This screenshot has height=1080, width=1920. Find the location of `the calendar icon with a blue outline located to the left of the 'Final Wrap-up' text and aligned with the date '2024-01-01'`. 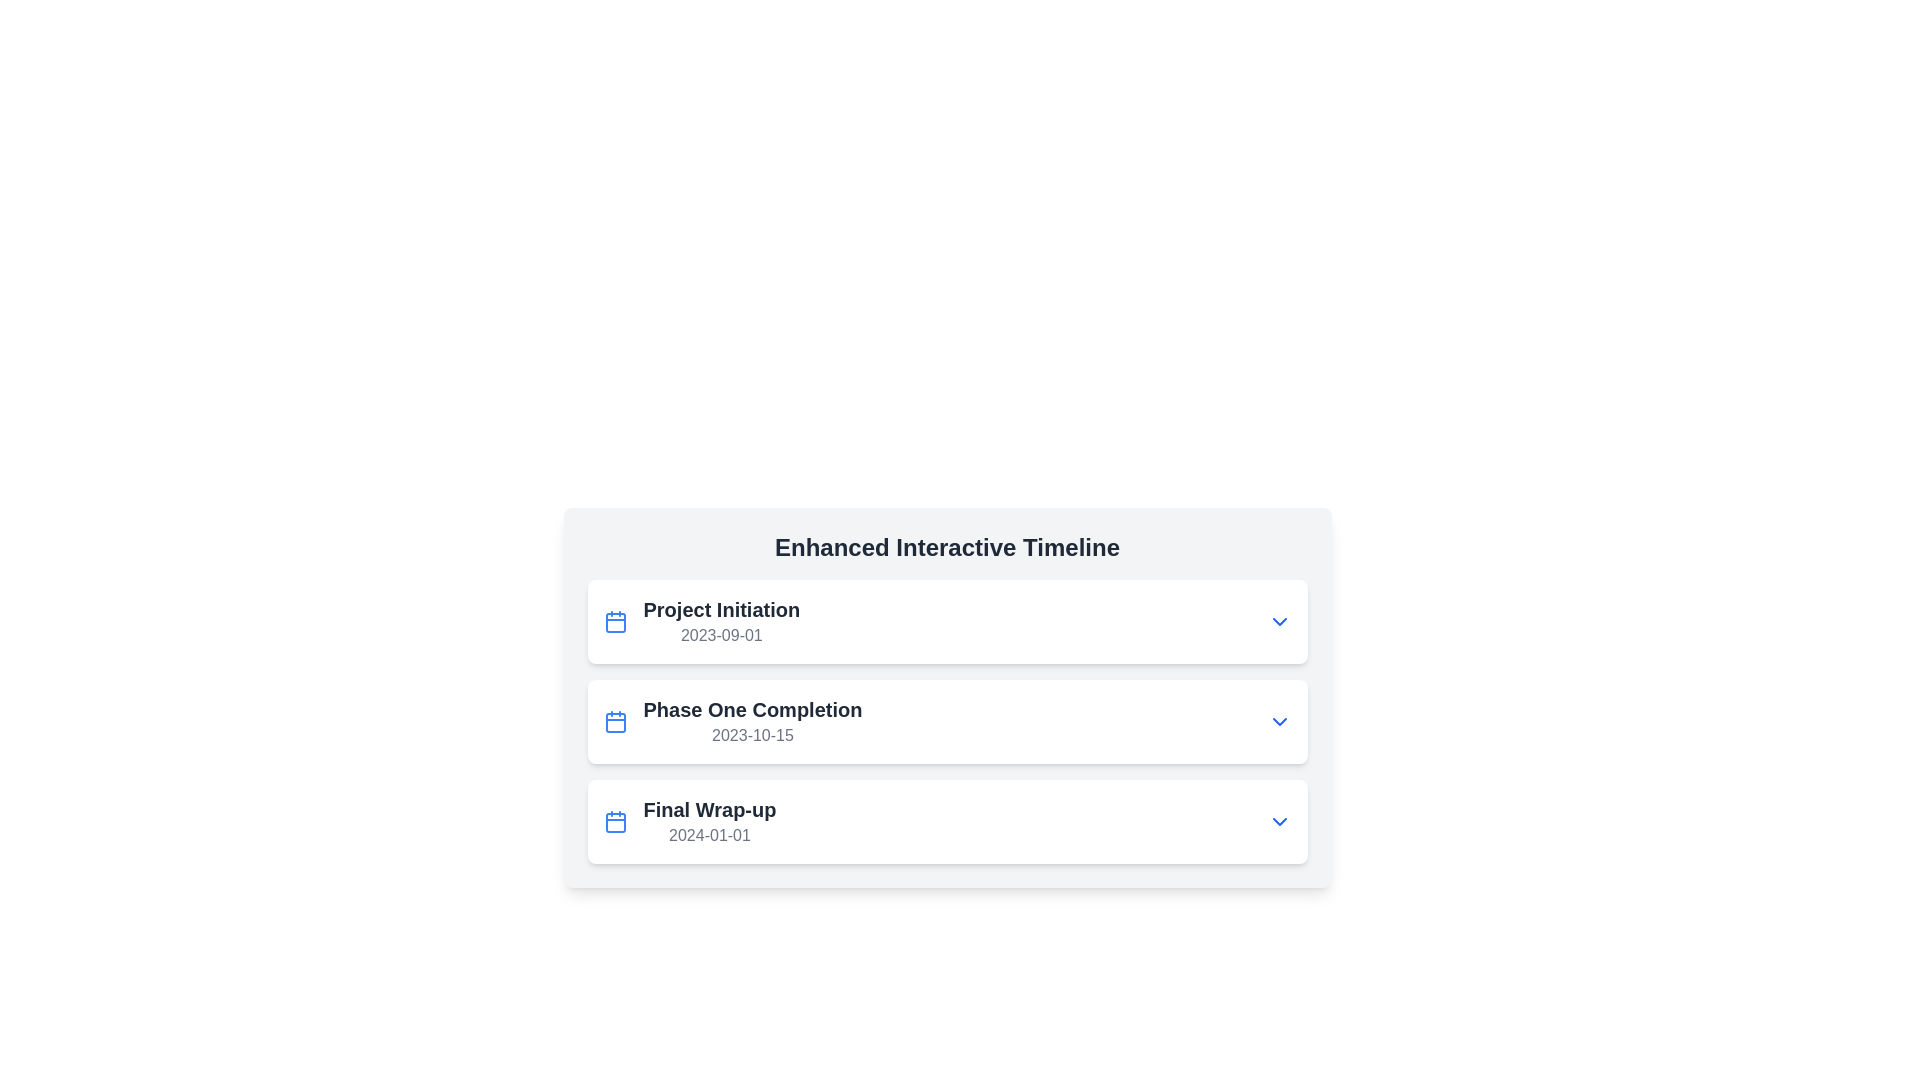

the calendar icon with a blue outline located to the left of the 'Final Wrap-up' text and aligned with the date '2024-01-01' is located at coordinates (614, 821).